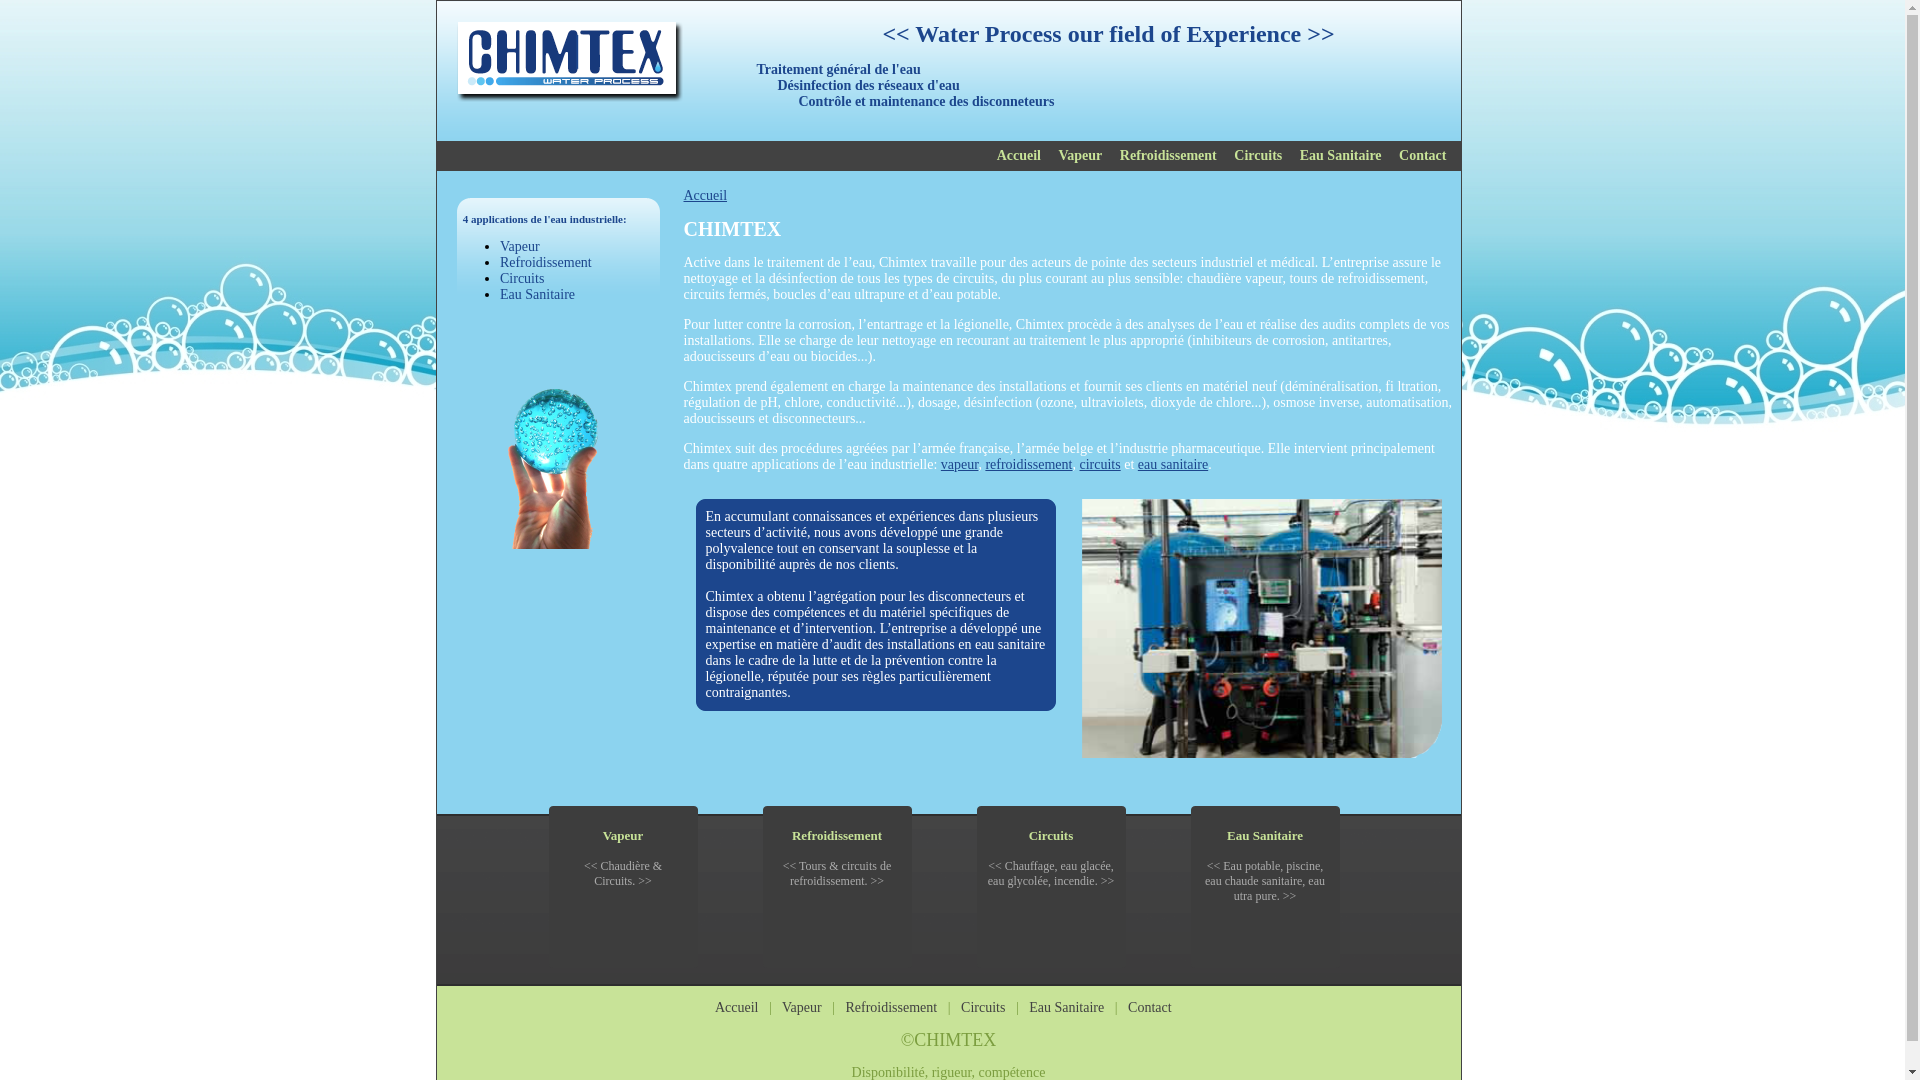 The width and height of the screenshot is (1920, 1080). Describe the element at coordinates (960, 464) in the screenshot. I see `'vapeur'` at that location.